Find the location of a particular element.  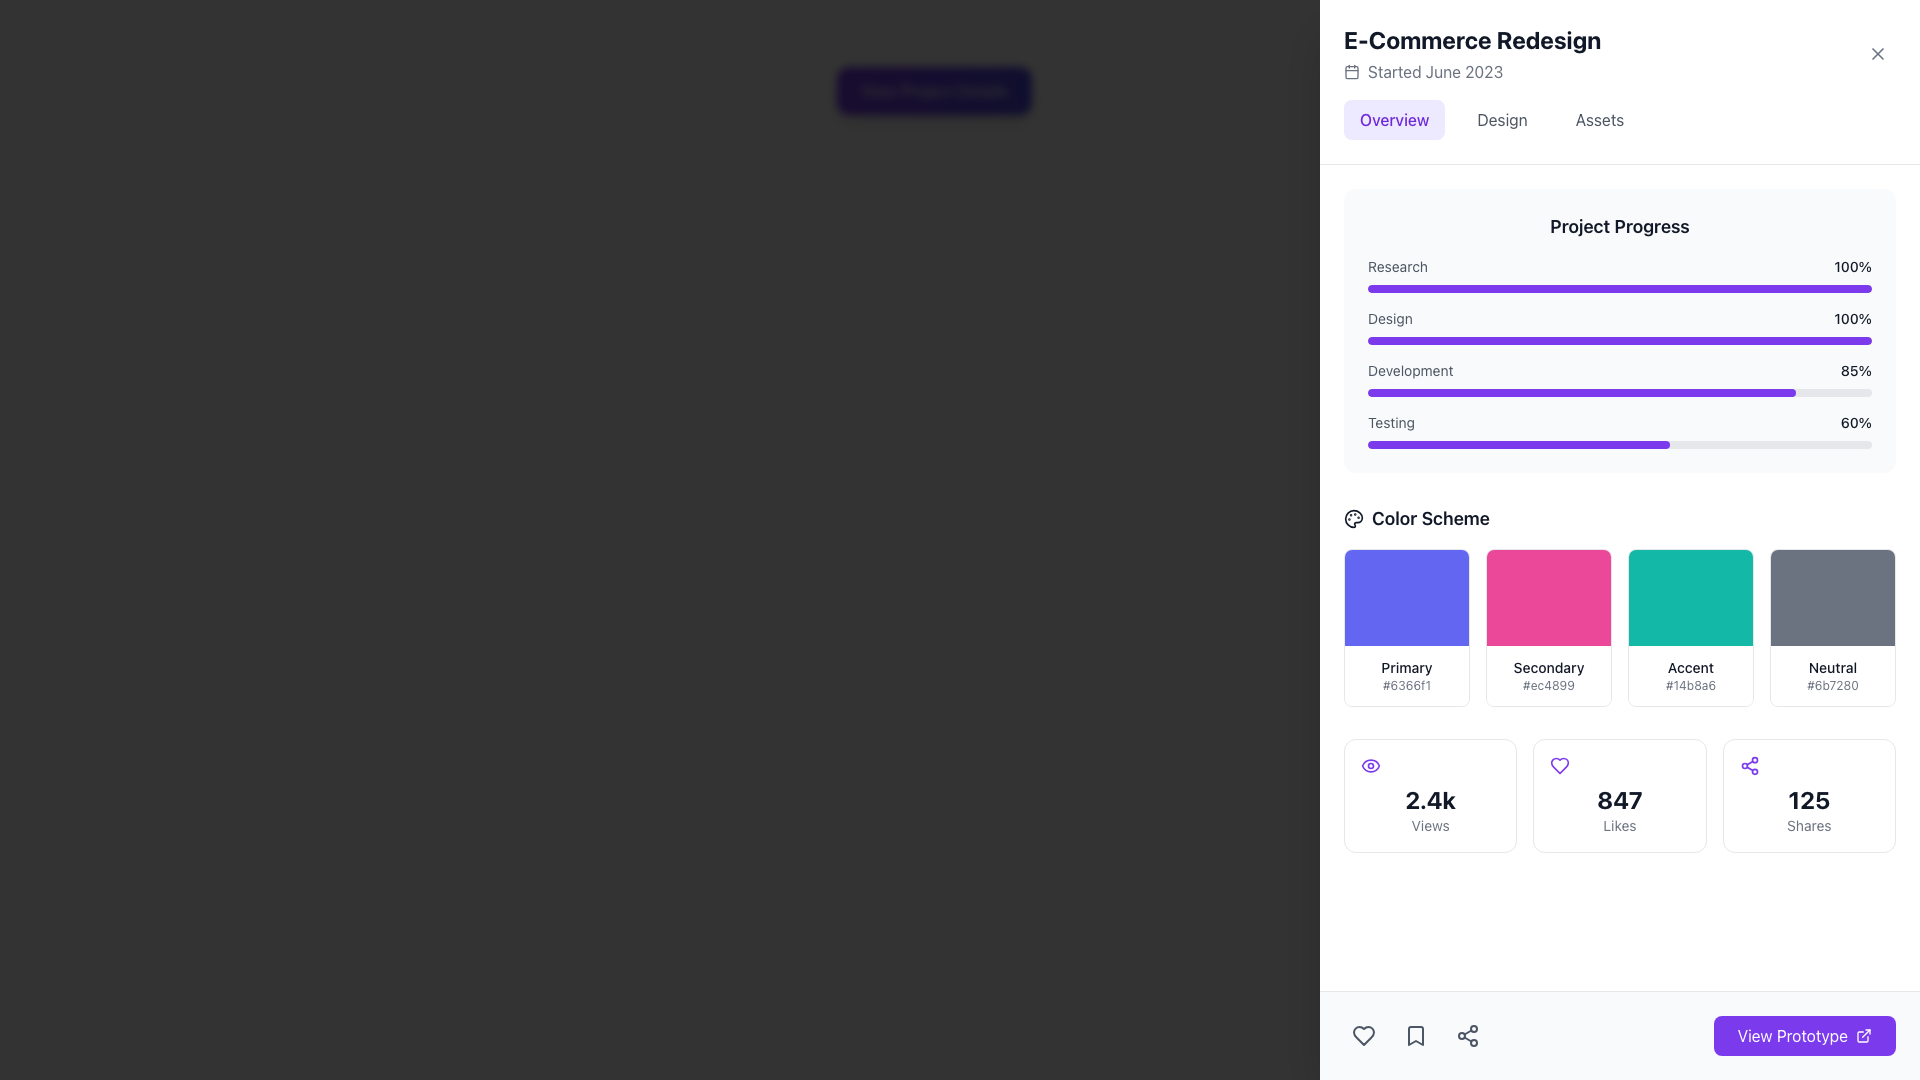

the progress bar representing the 'Testing' task, which indicates a progress of 60% in the 'Project Progress' section is located at coordinates (1519, 443).